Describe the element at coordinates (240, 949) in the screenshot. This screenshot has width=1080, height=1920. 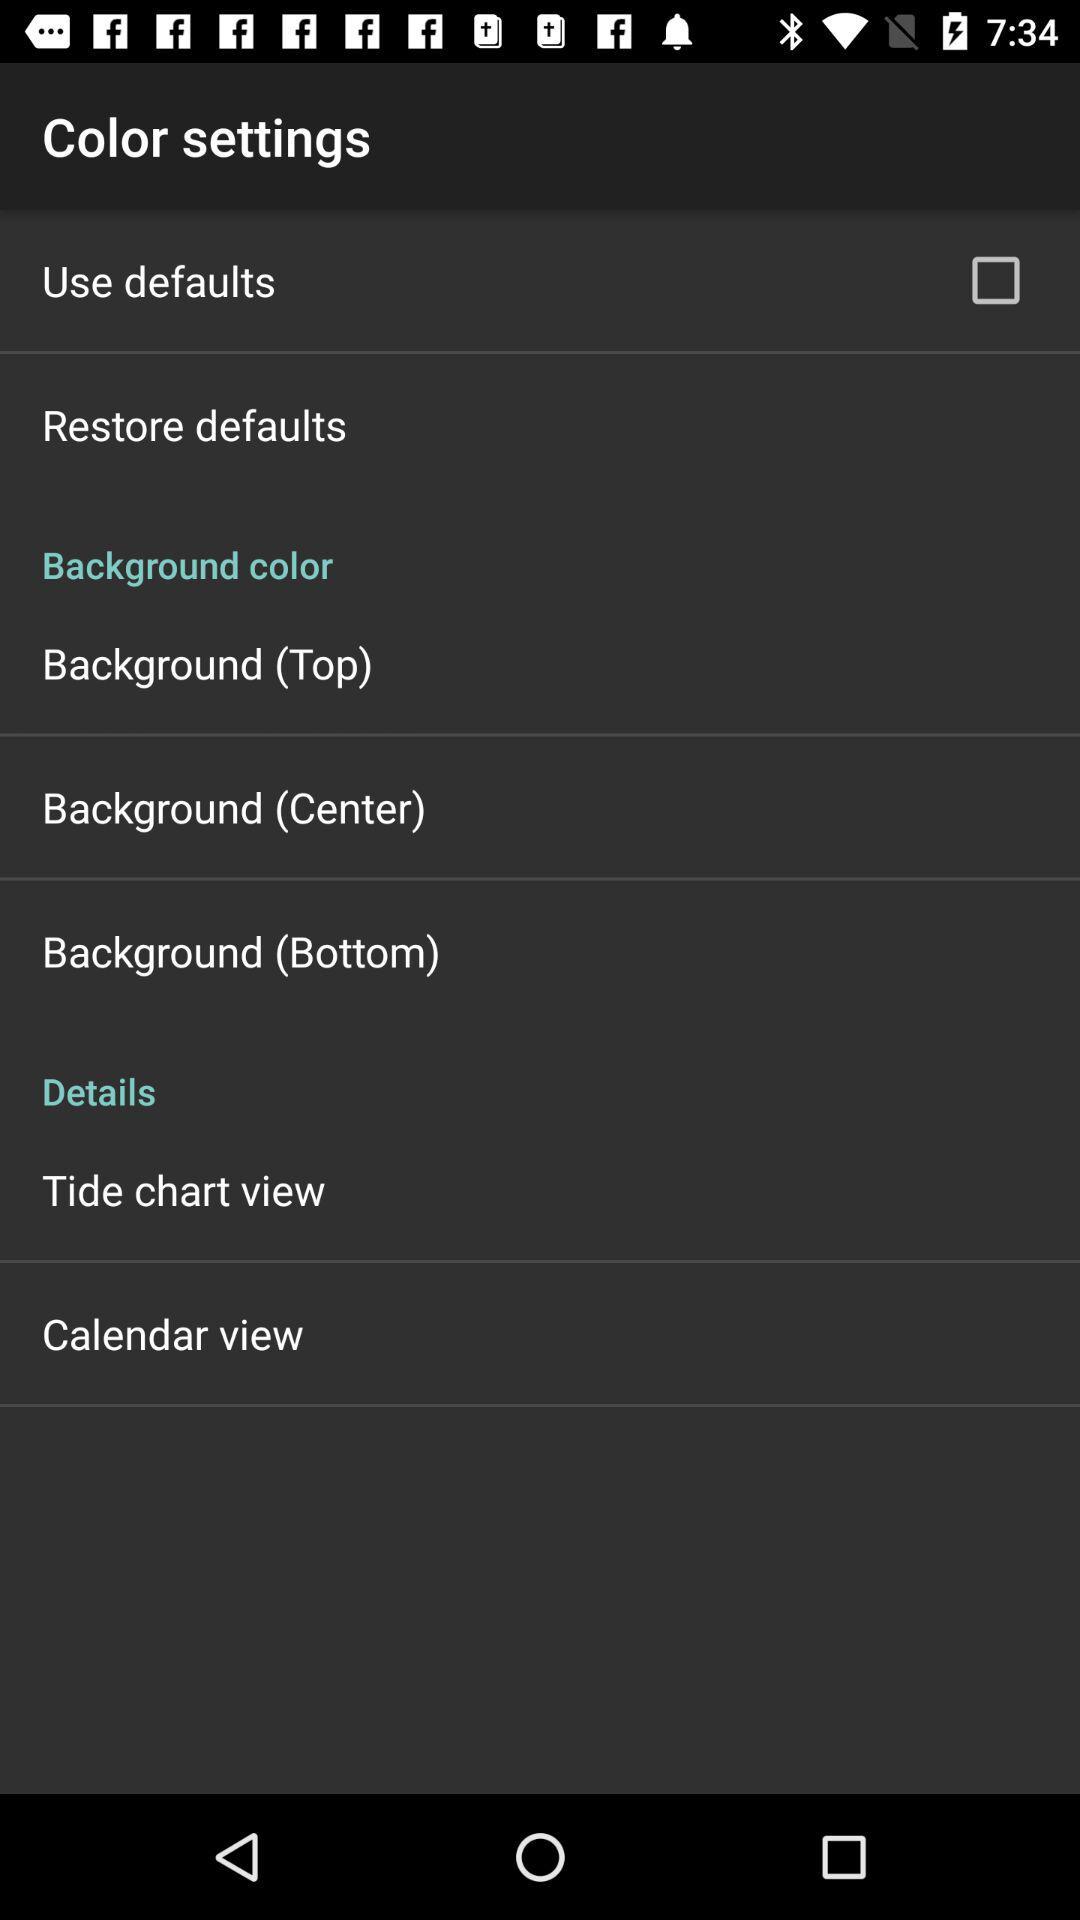
I see `background (bottom) app` at that location.